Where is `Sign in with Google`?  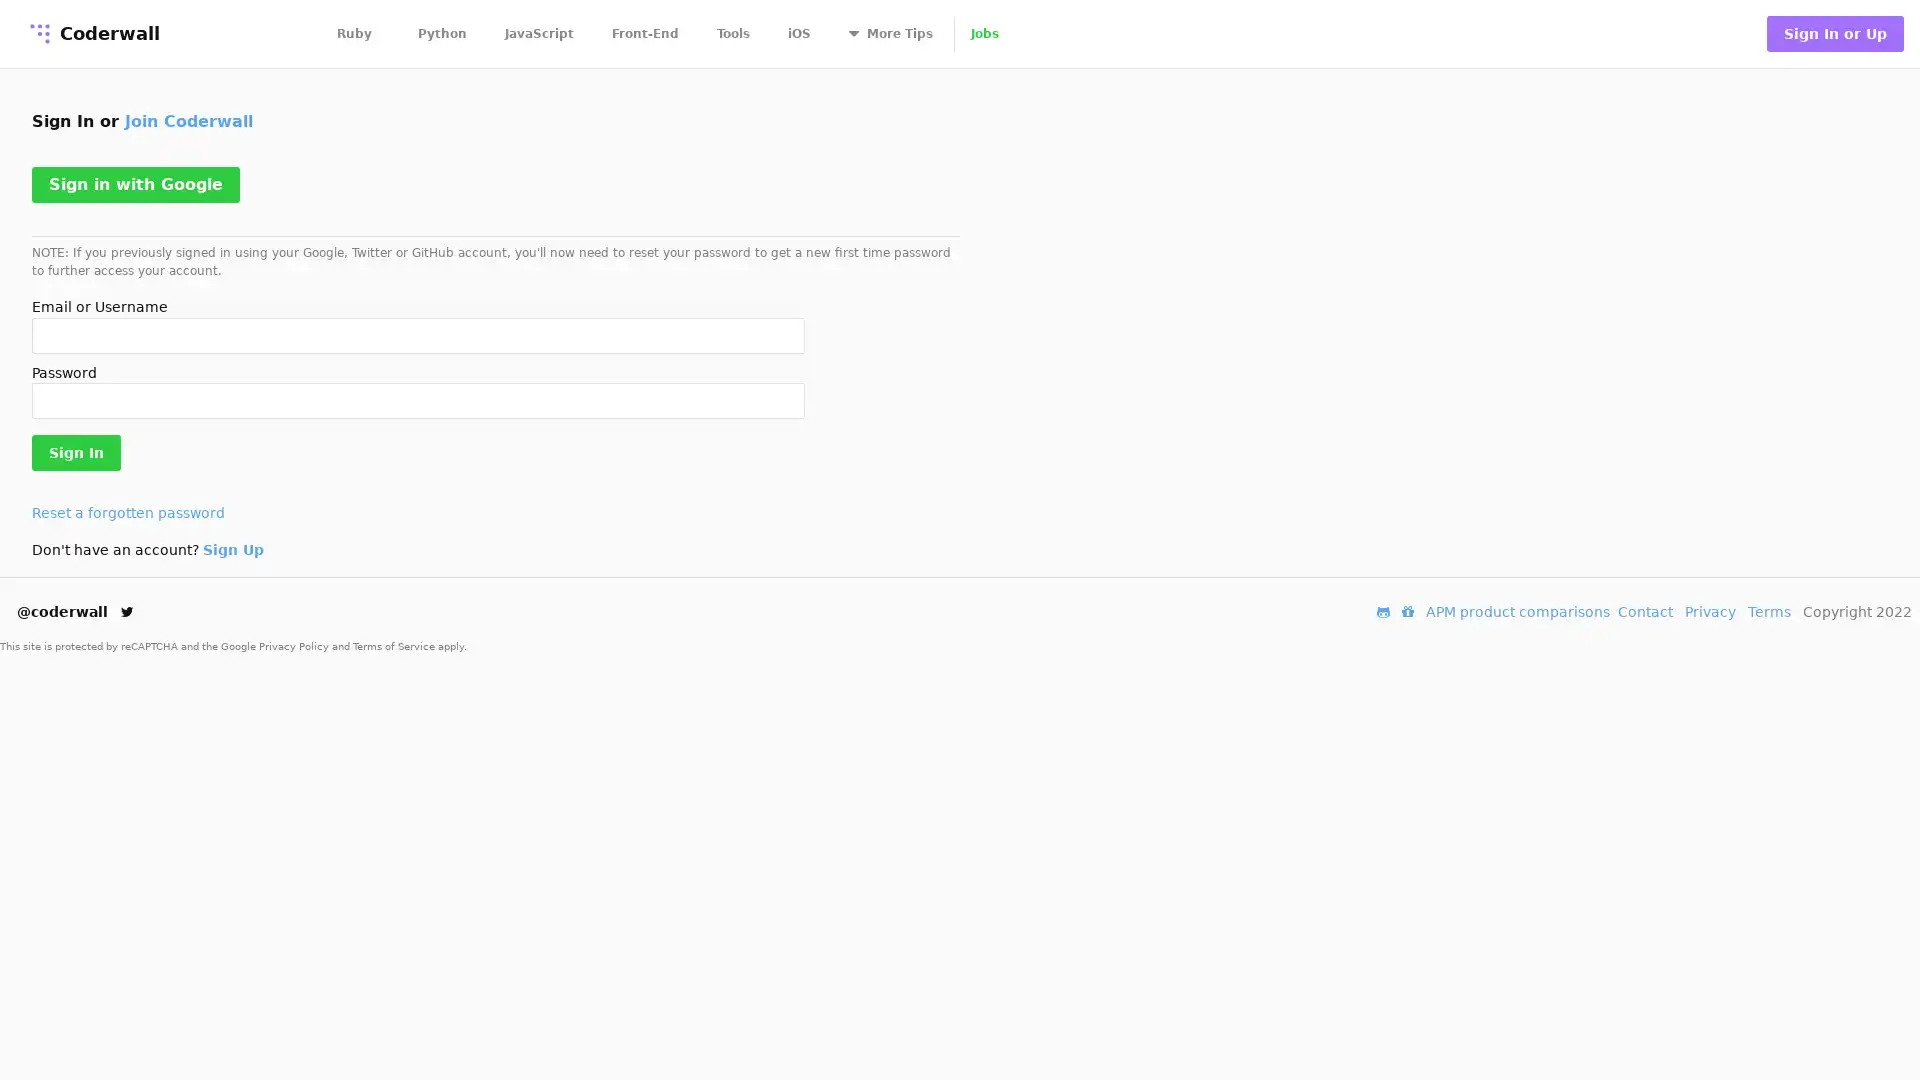
Sign in with Google is located at coordinates (134, 185).